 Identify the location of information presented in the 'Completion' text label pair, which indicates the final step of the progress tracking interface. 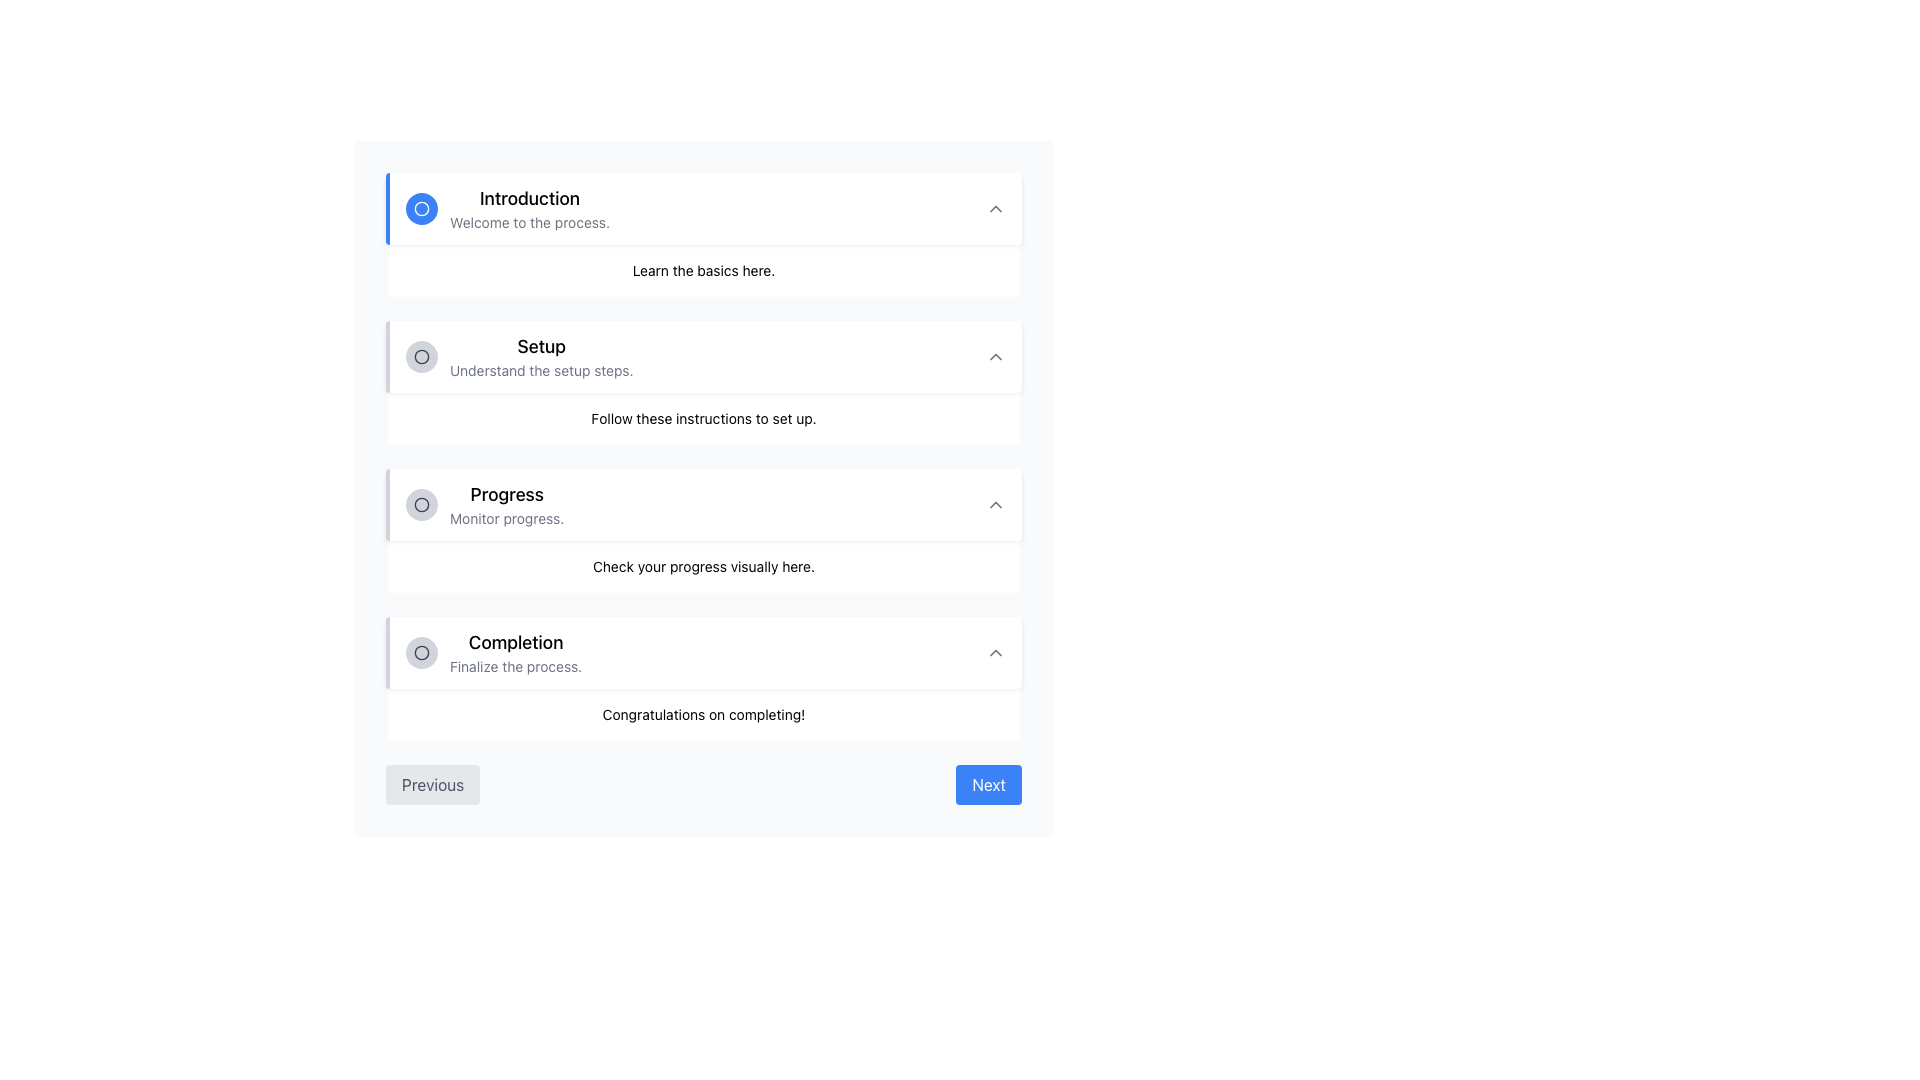
(516, 652).